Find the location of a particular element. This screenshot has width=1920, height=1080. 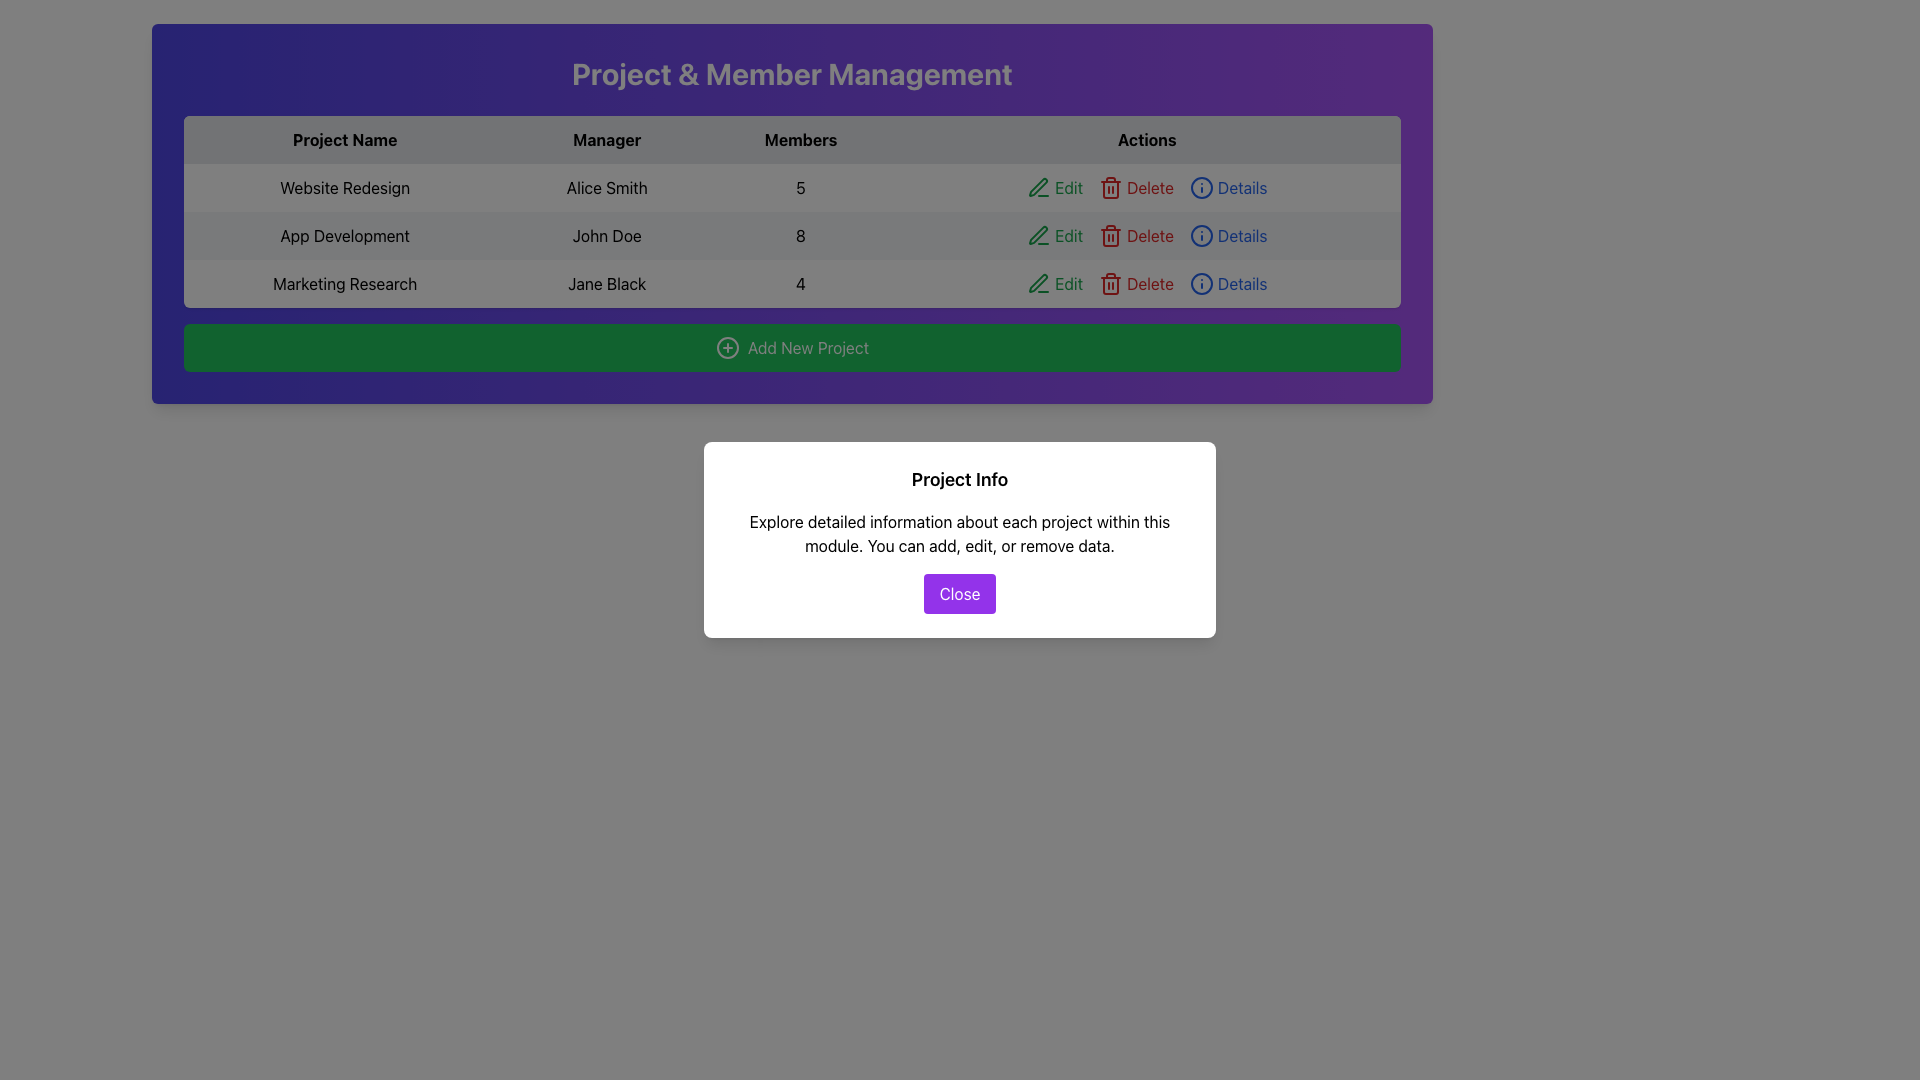

the edit icon is located at coordinates (1038, 283).